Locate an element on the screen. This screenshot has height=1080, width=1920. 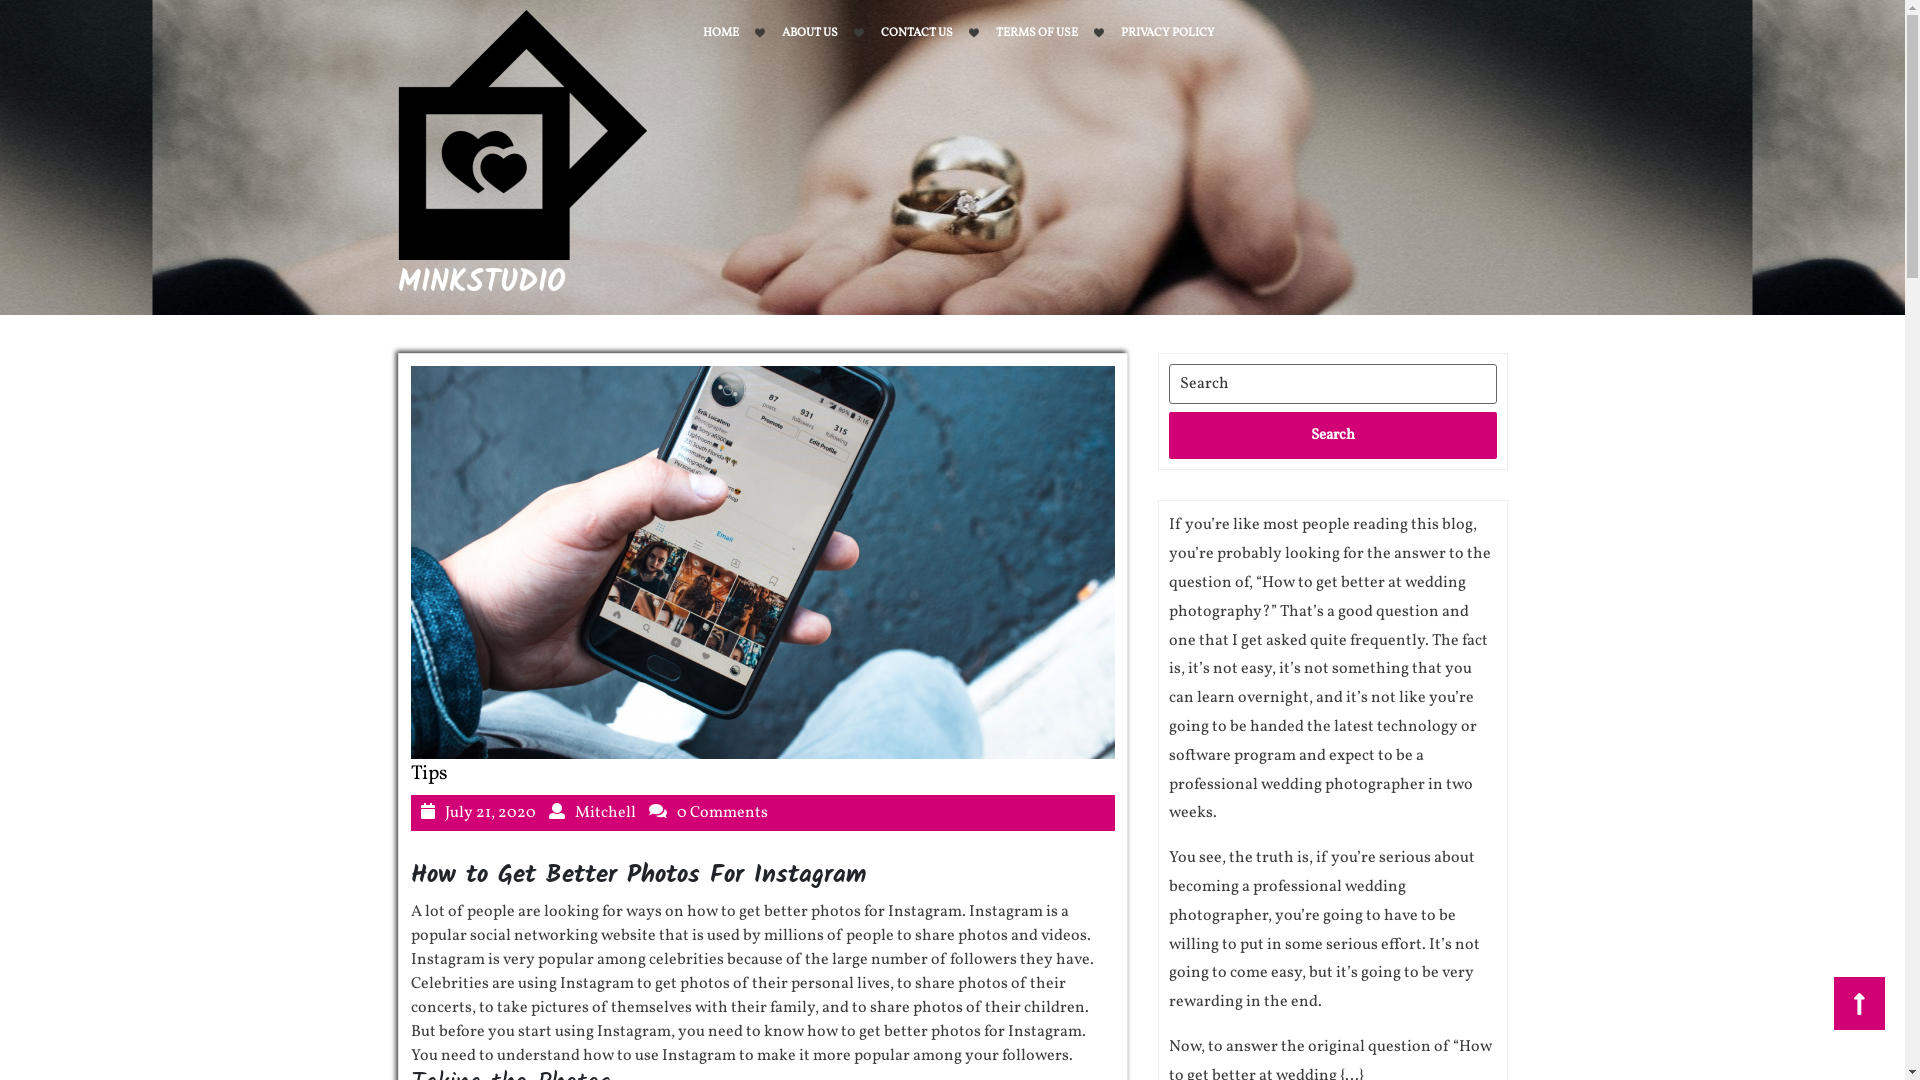
'Mitchell is located at coordinates (603, 813).